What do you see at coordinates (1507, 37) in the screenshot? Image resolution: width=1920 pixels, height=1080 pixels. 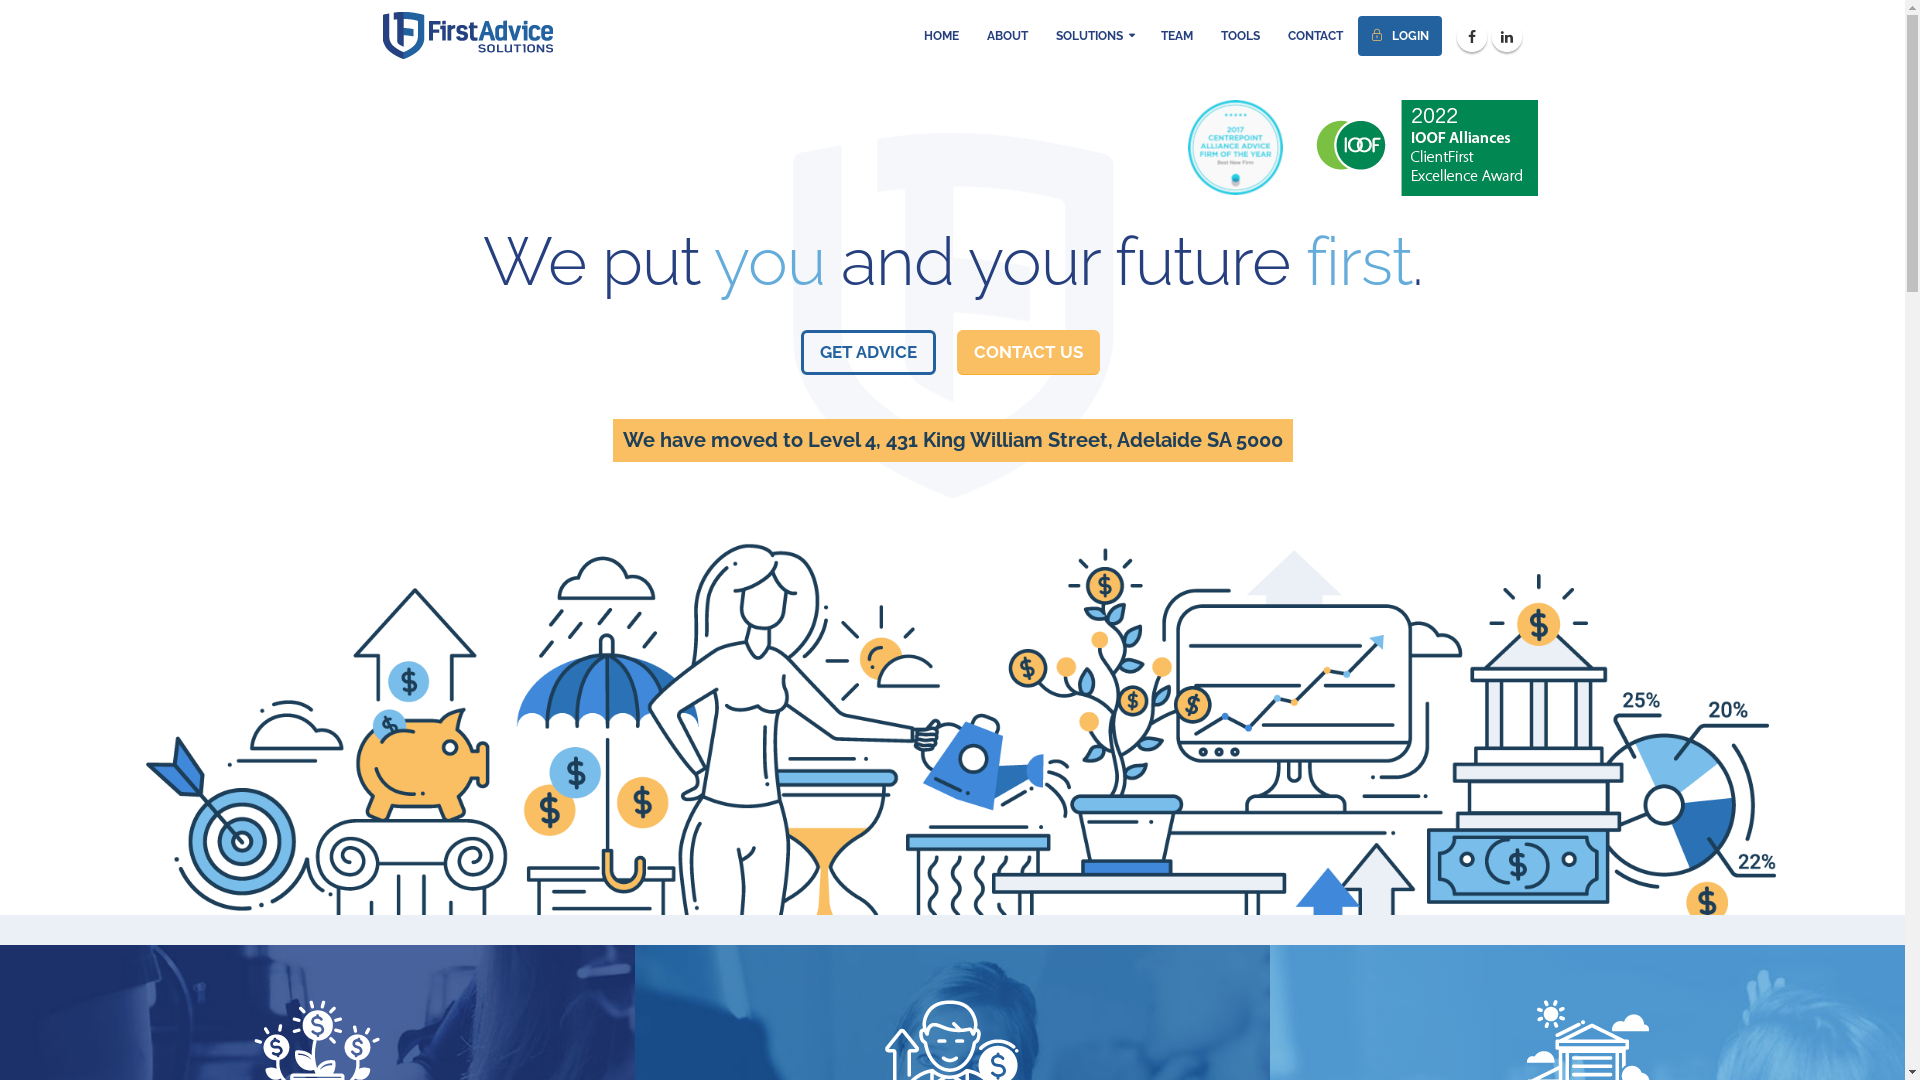 I see `'Linkedin'` at bounding box center [1507, 37].